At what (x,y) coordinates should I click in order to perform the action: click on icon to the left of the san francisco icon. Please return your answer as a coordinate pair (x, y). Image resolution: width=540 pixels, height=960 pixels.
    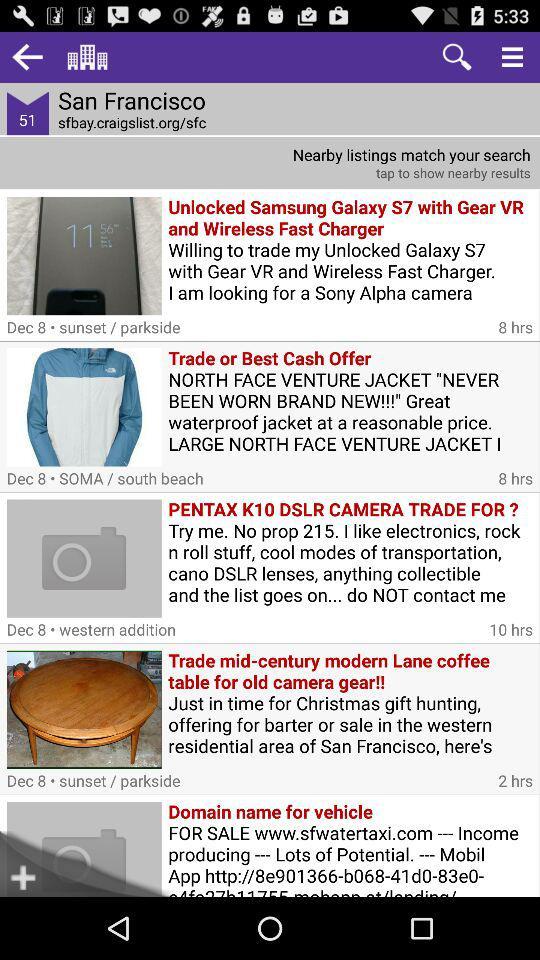
    Looking at the image, I should click on (26, 56).